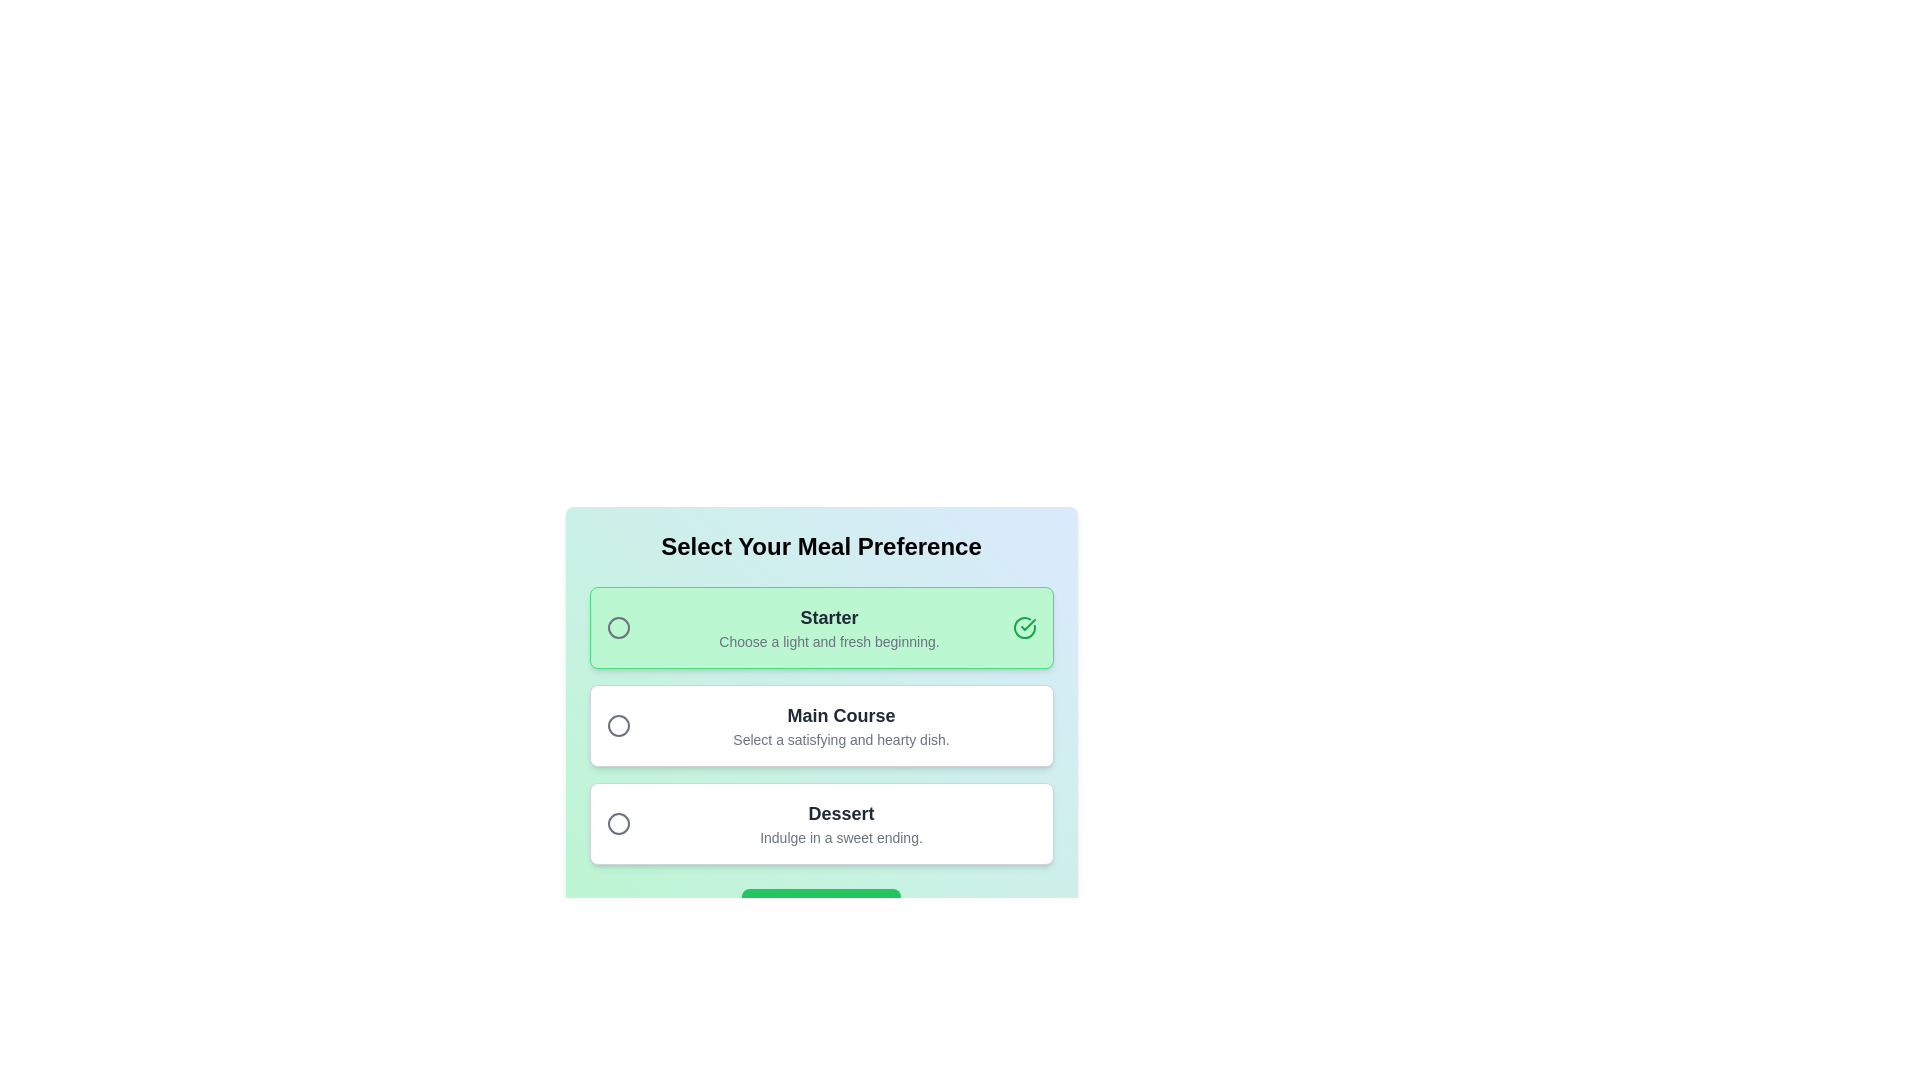 The image size is (1920, 1080). I want to click on text label for the meal option 'Starter', which identifies the first choice in the meal preference list, so click(829, 616).